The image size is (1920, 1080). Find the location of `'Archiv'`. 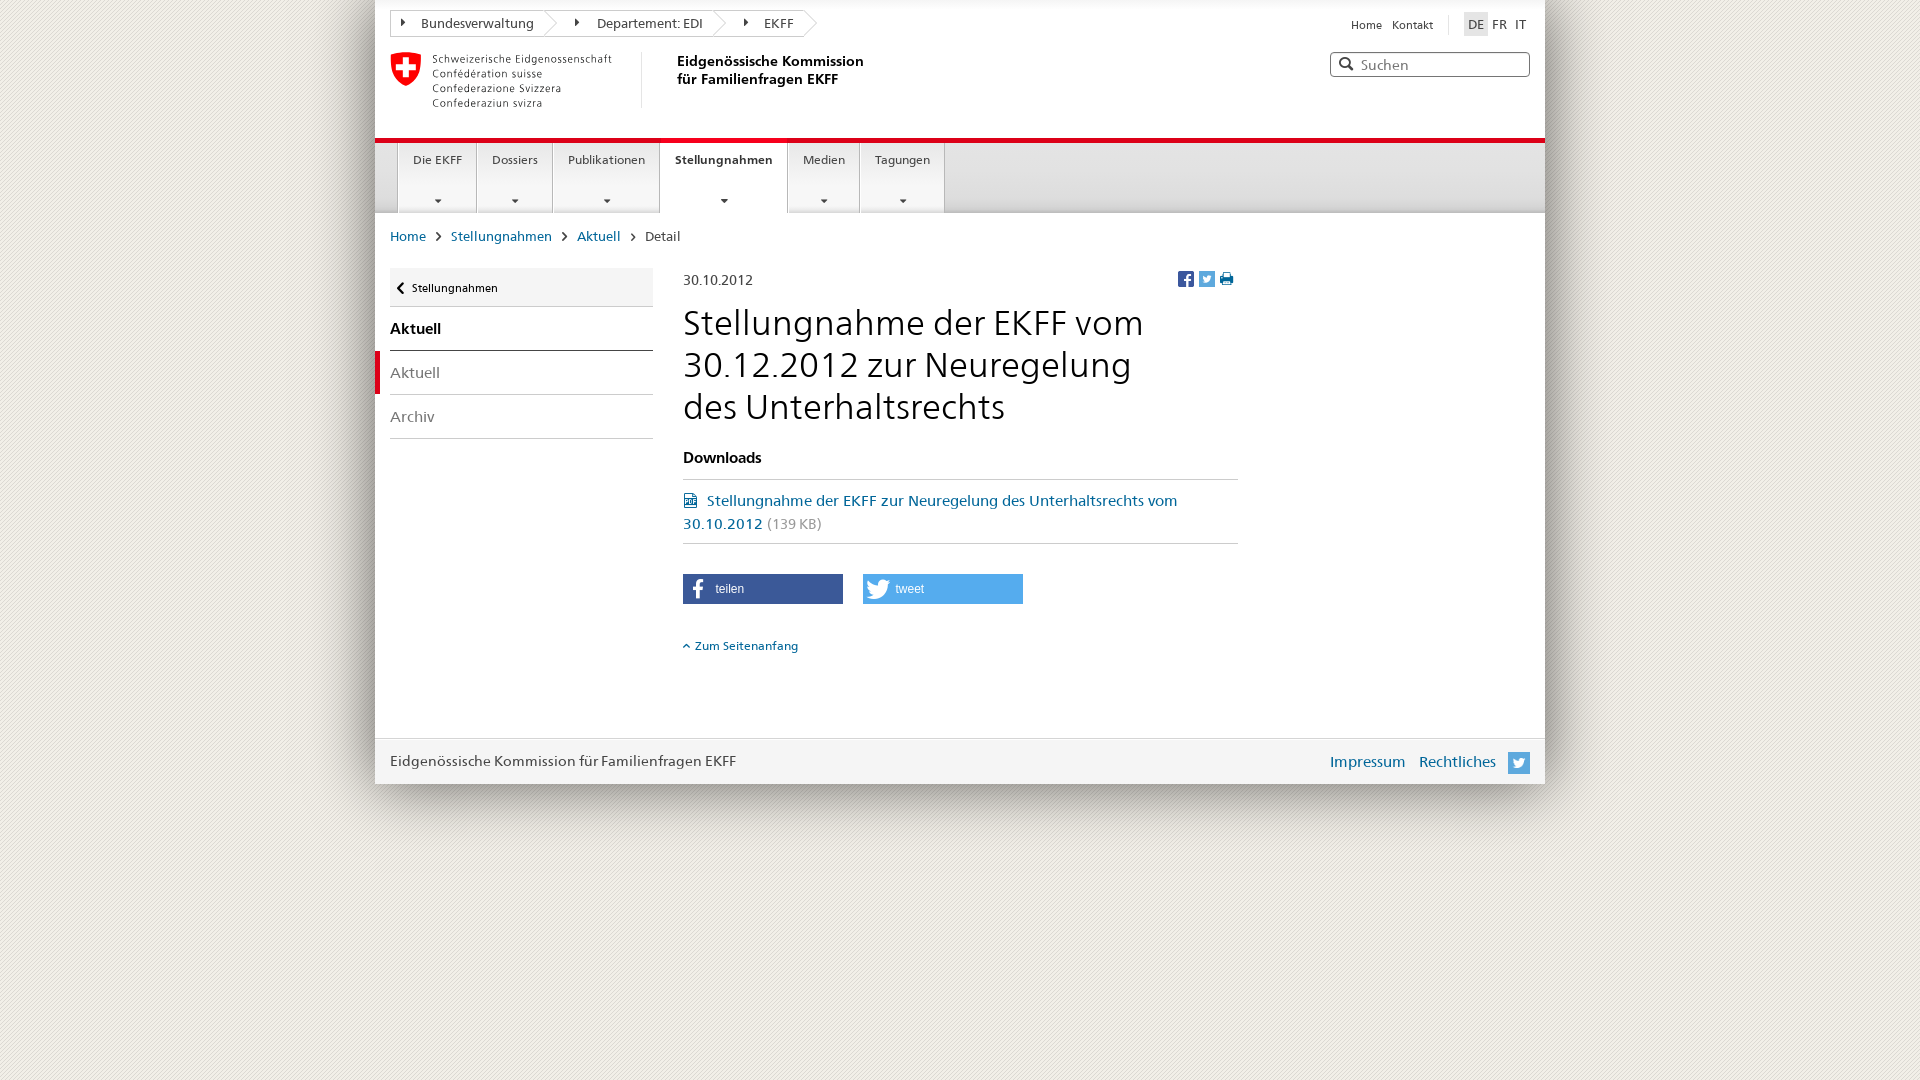

'Archiv' is located at coordinates (521, 415).